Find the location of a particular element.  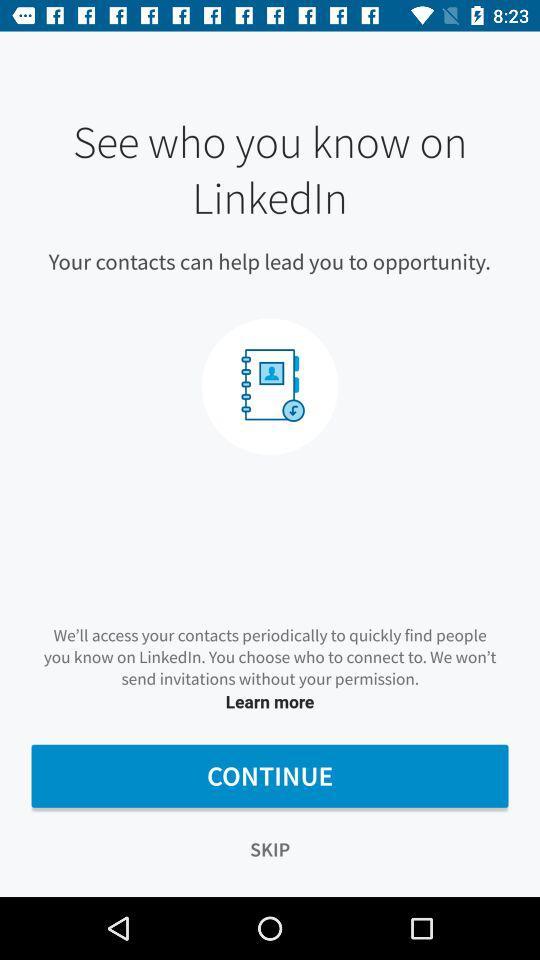

the skip icon is located at coordinates (270, 848).